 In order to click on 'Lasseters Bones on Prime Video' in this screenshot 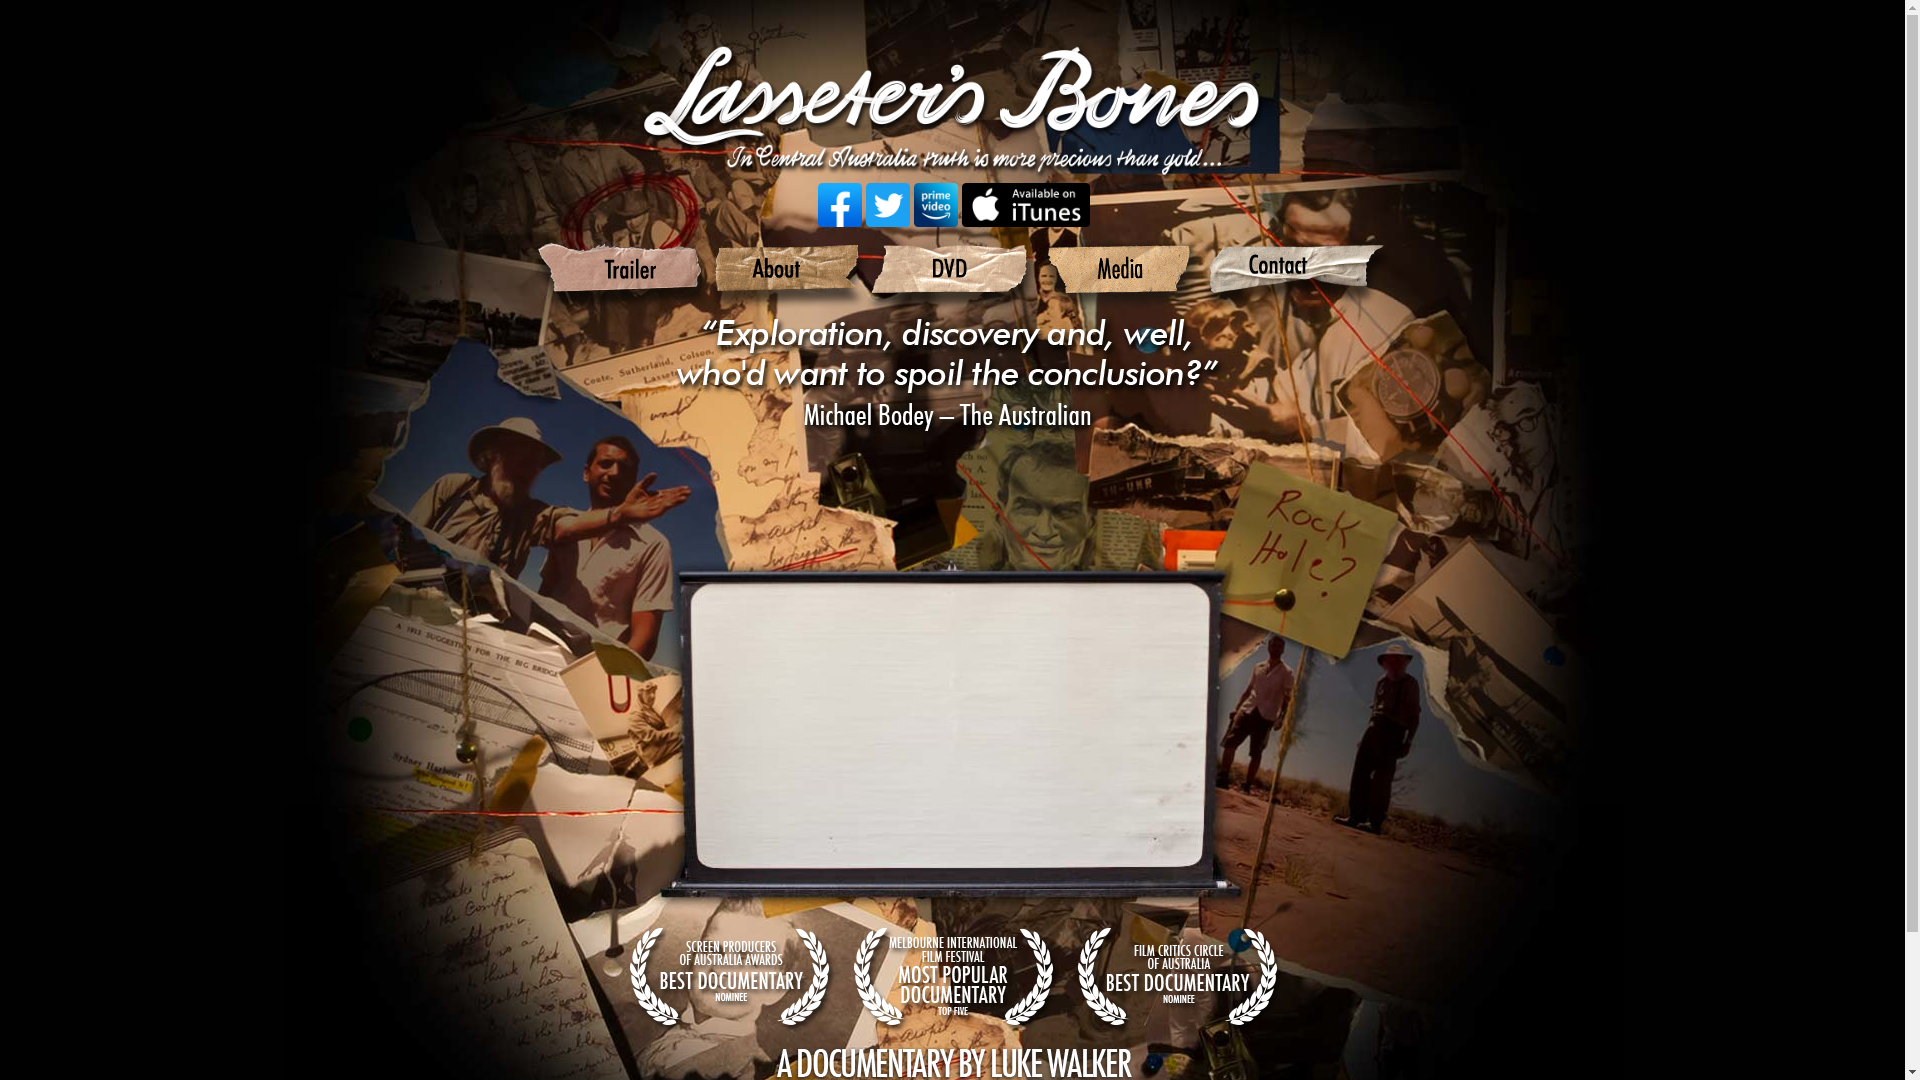, I will do `click(935, 204)`.